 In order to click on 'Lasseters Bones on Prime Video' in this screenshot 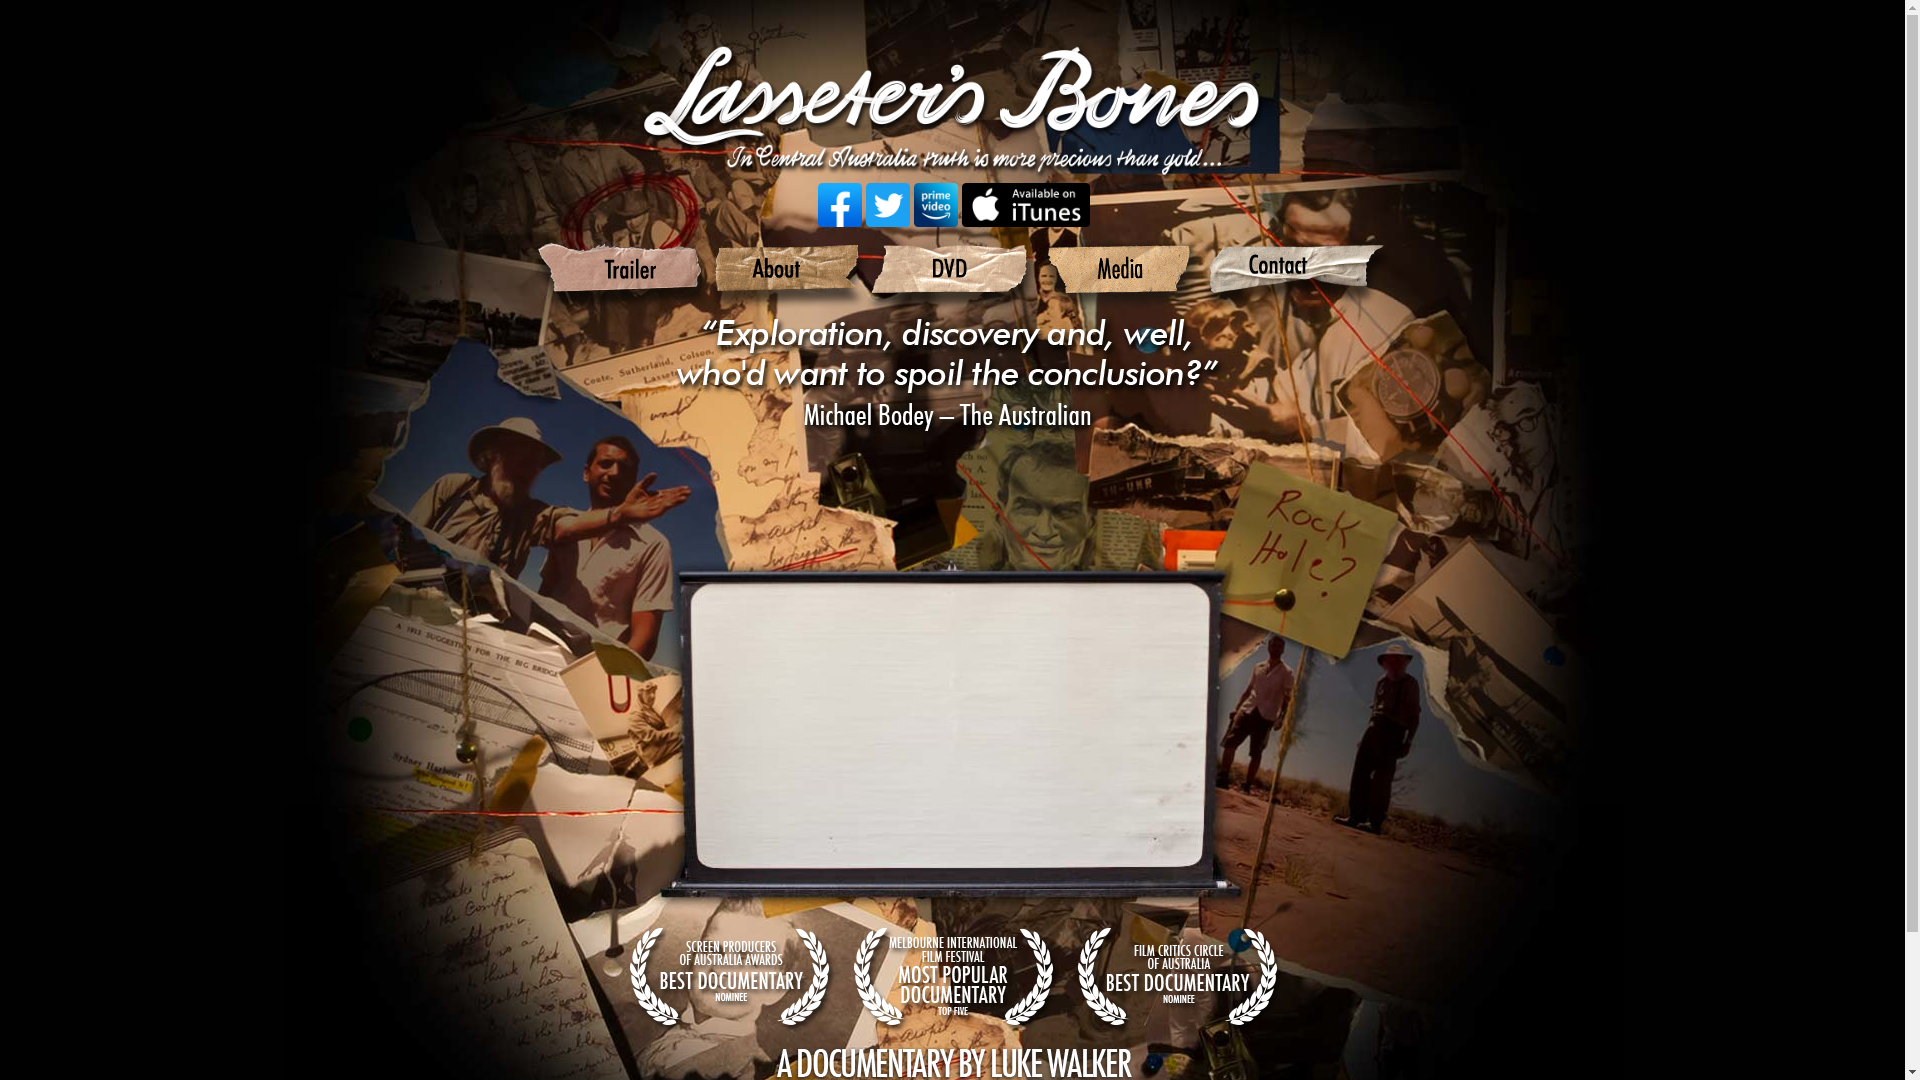, I will do `click(935, 204)`.